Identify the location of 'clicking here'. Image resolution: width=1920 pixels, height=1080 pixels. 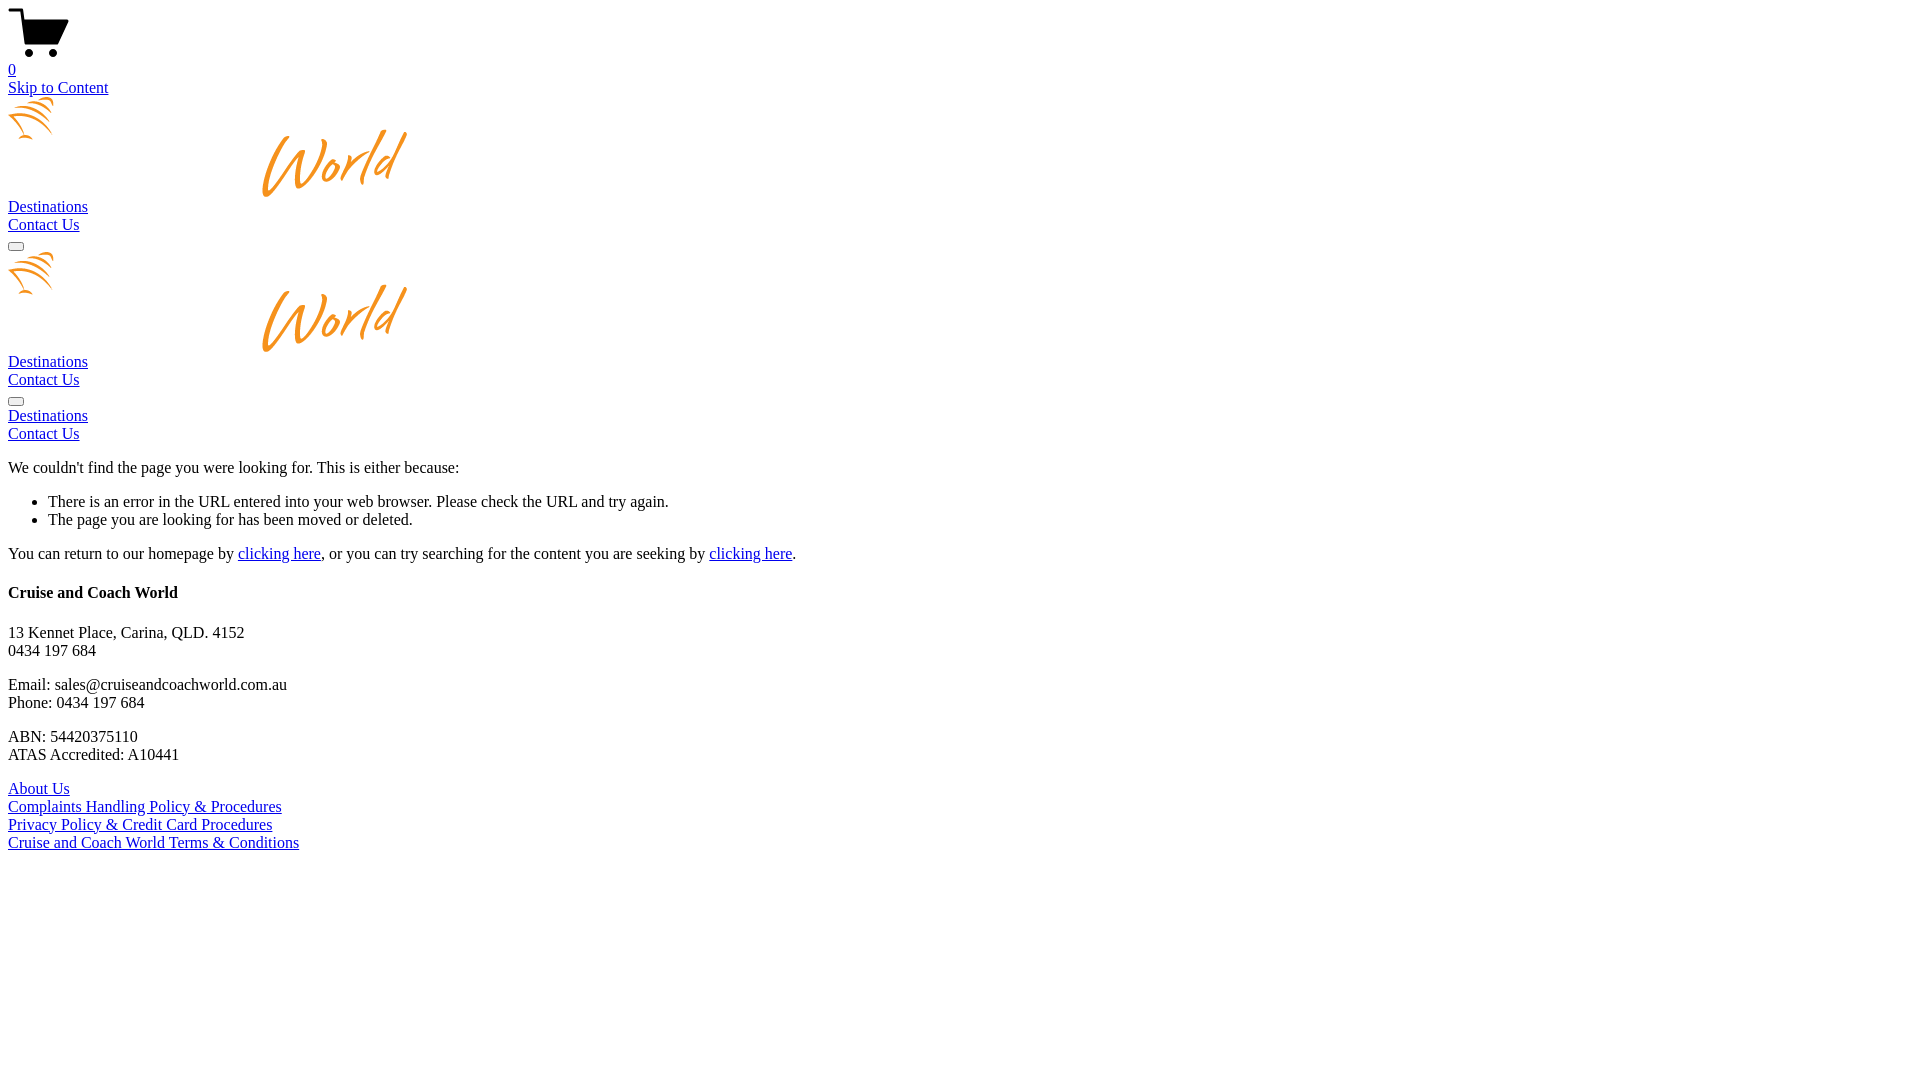
(278, 553).